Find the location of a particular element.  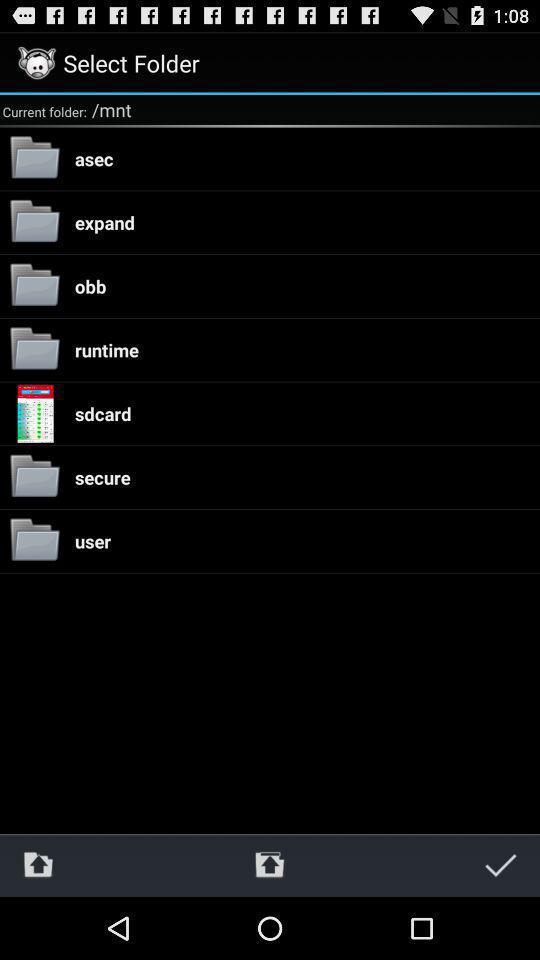

the first folder is located at coordinates (35, 157).